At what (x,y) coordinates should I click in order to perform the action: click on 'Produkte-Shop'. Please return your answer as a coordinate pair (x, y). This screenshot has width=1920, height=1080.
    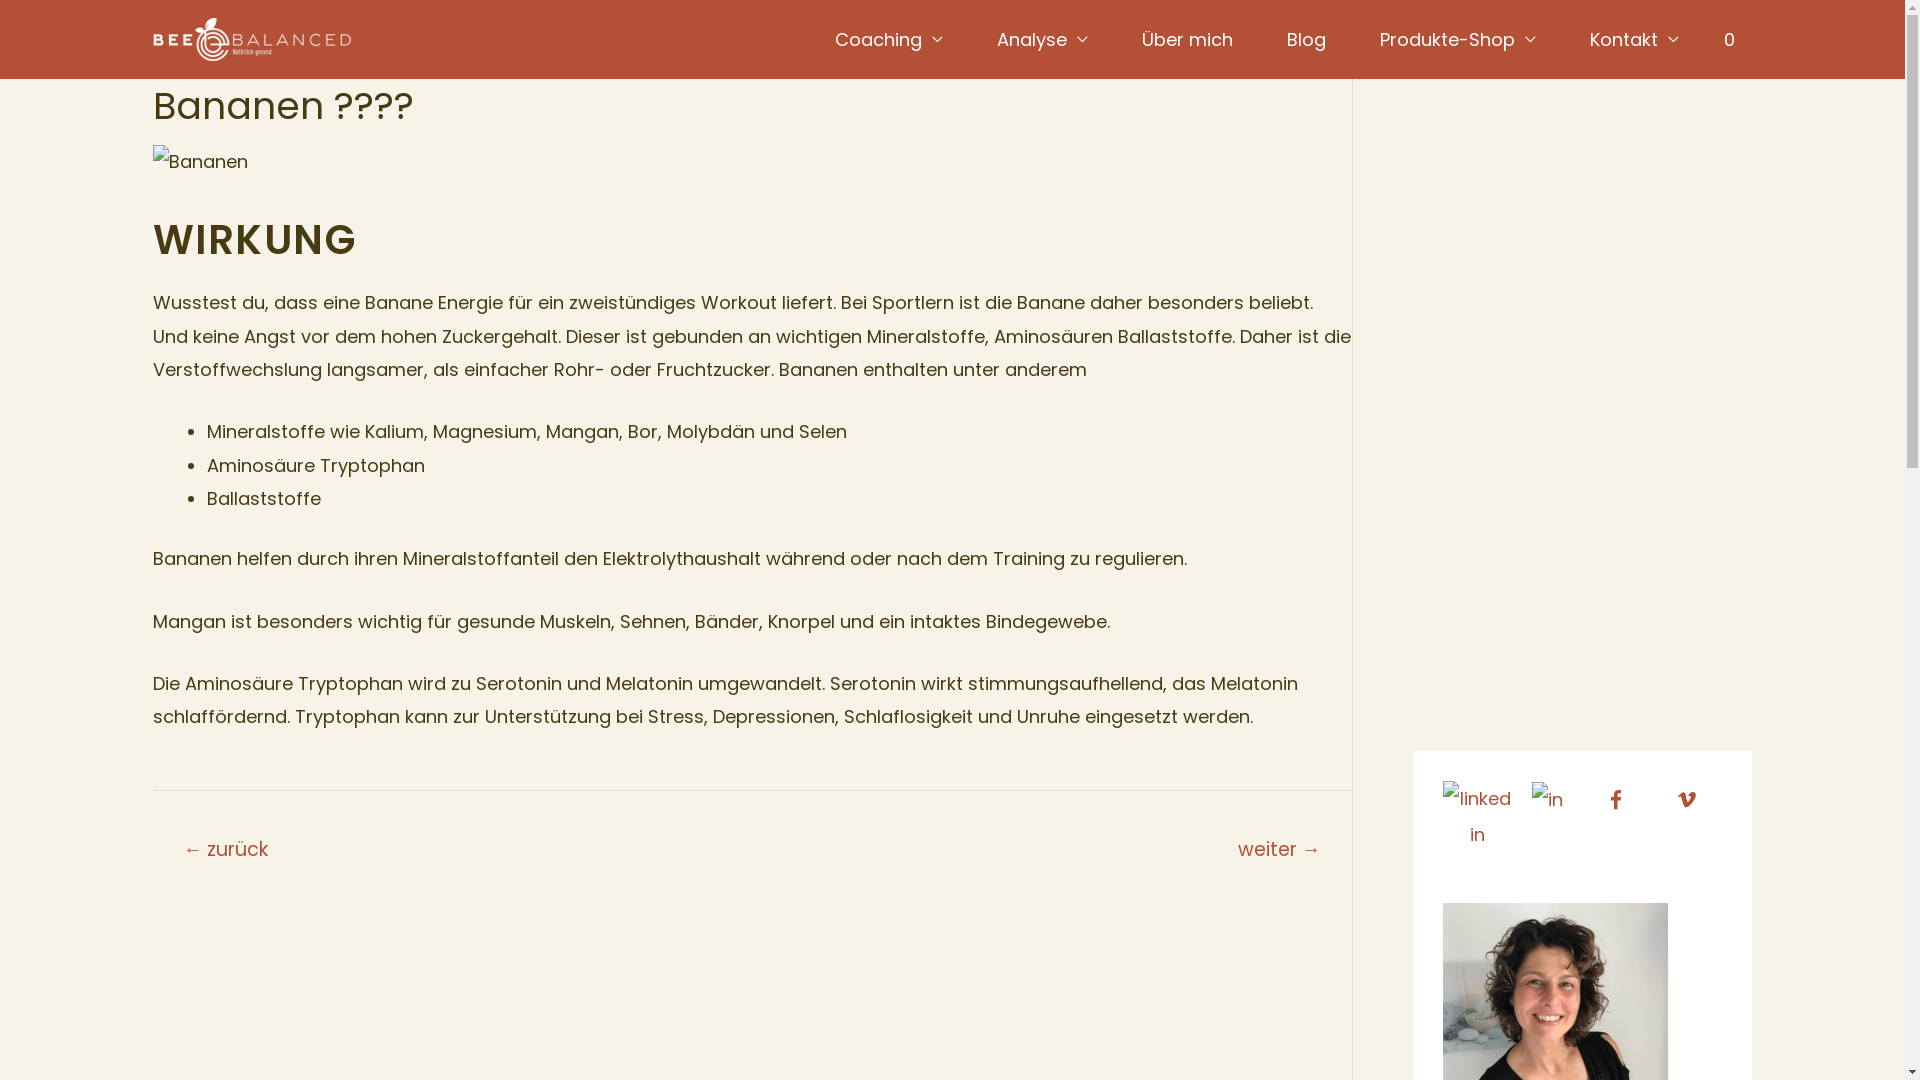
    Looking at the image, I should click on (1379, 39).